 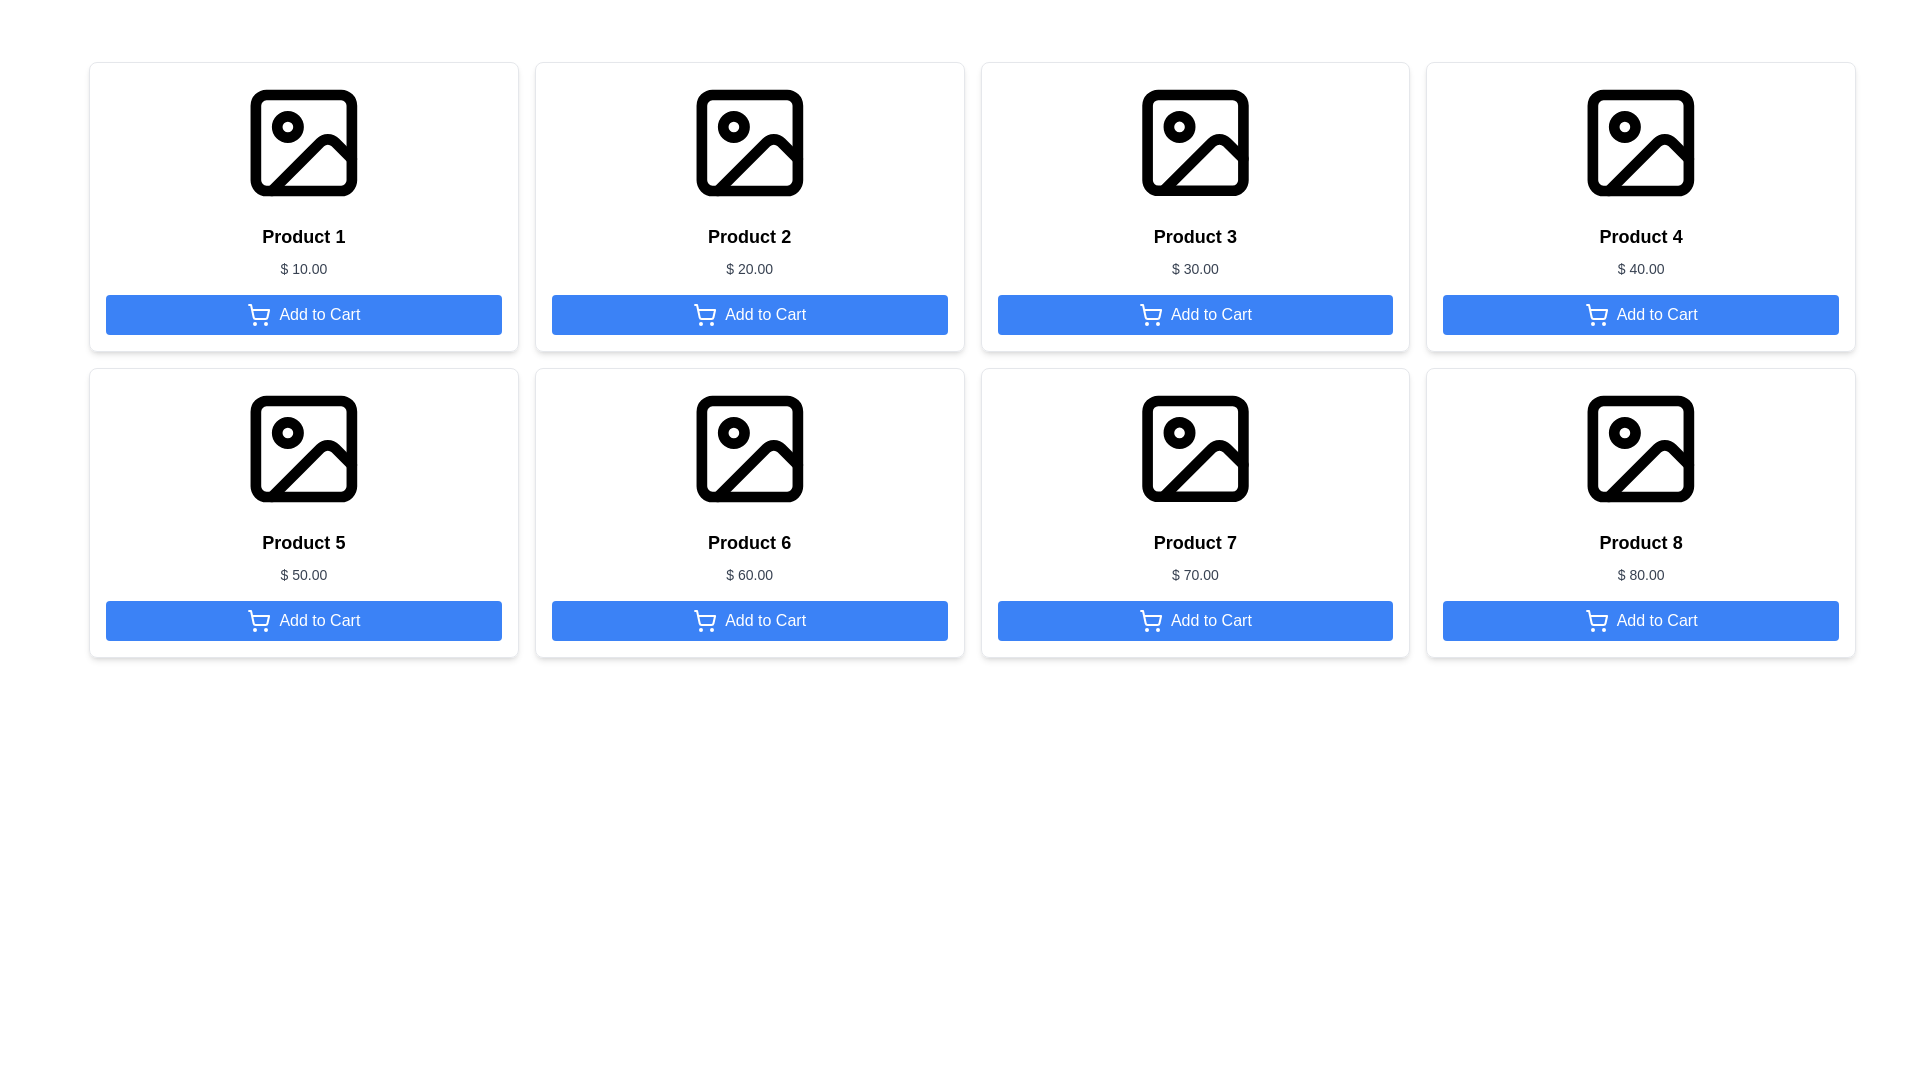 What do you see at coordinates (302, 620) in the screenshot?
I see `the 'Add to Cart' button with blue styling and white text located within the card for 'Product 5'` at bounding box center [302, 620].